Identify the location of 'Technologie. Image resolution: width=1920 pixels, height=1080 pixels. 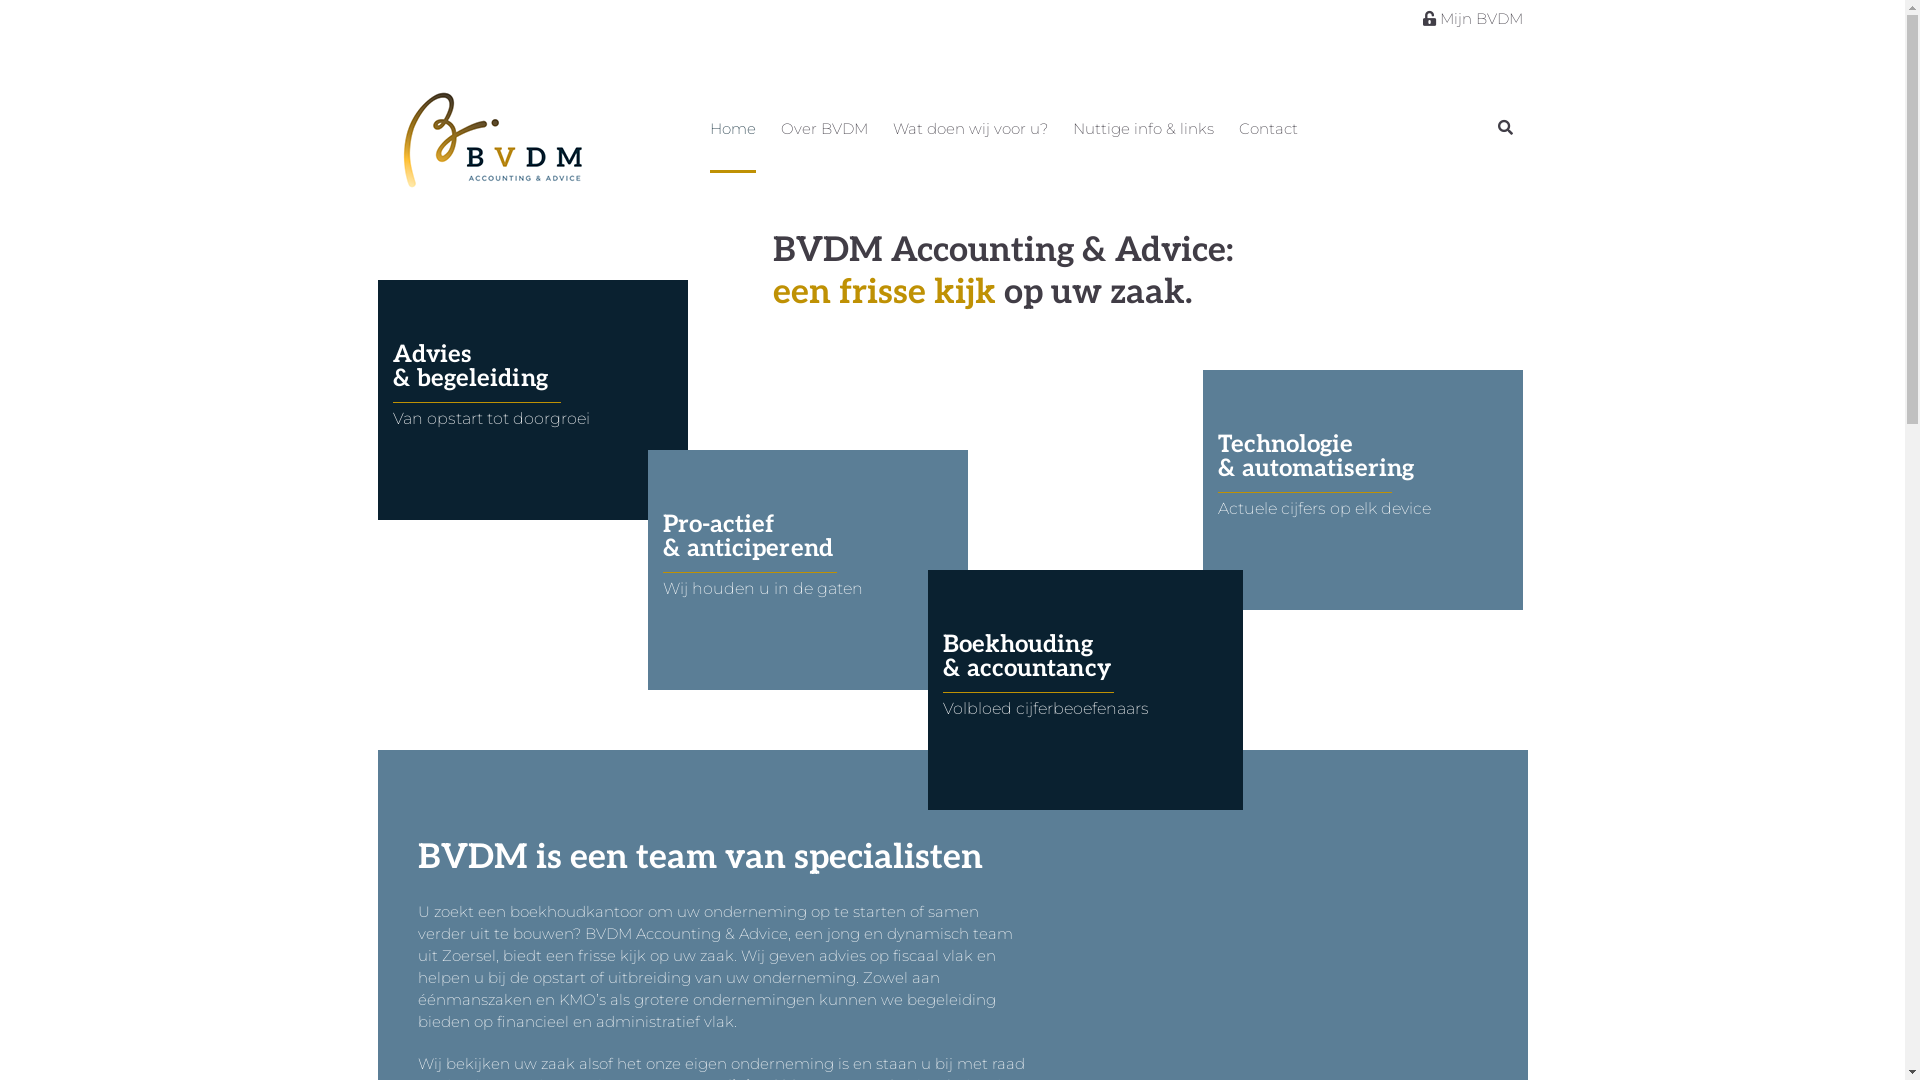
(1316, 456).